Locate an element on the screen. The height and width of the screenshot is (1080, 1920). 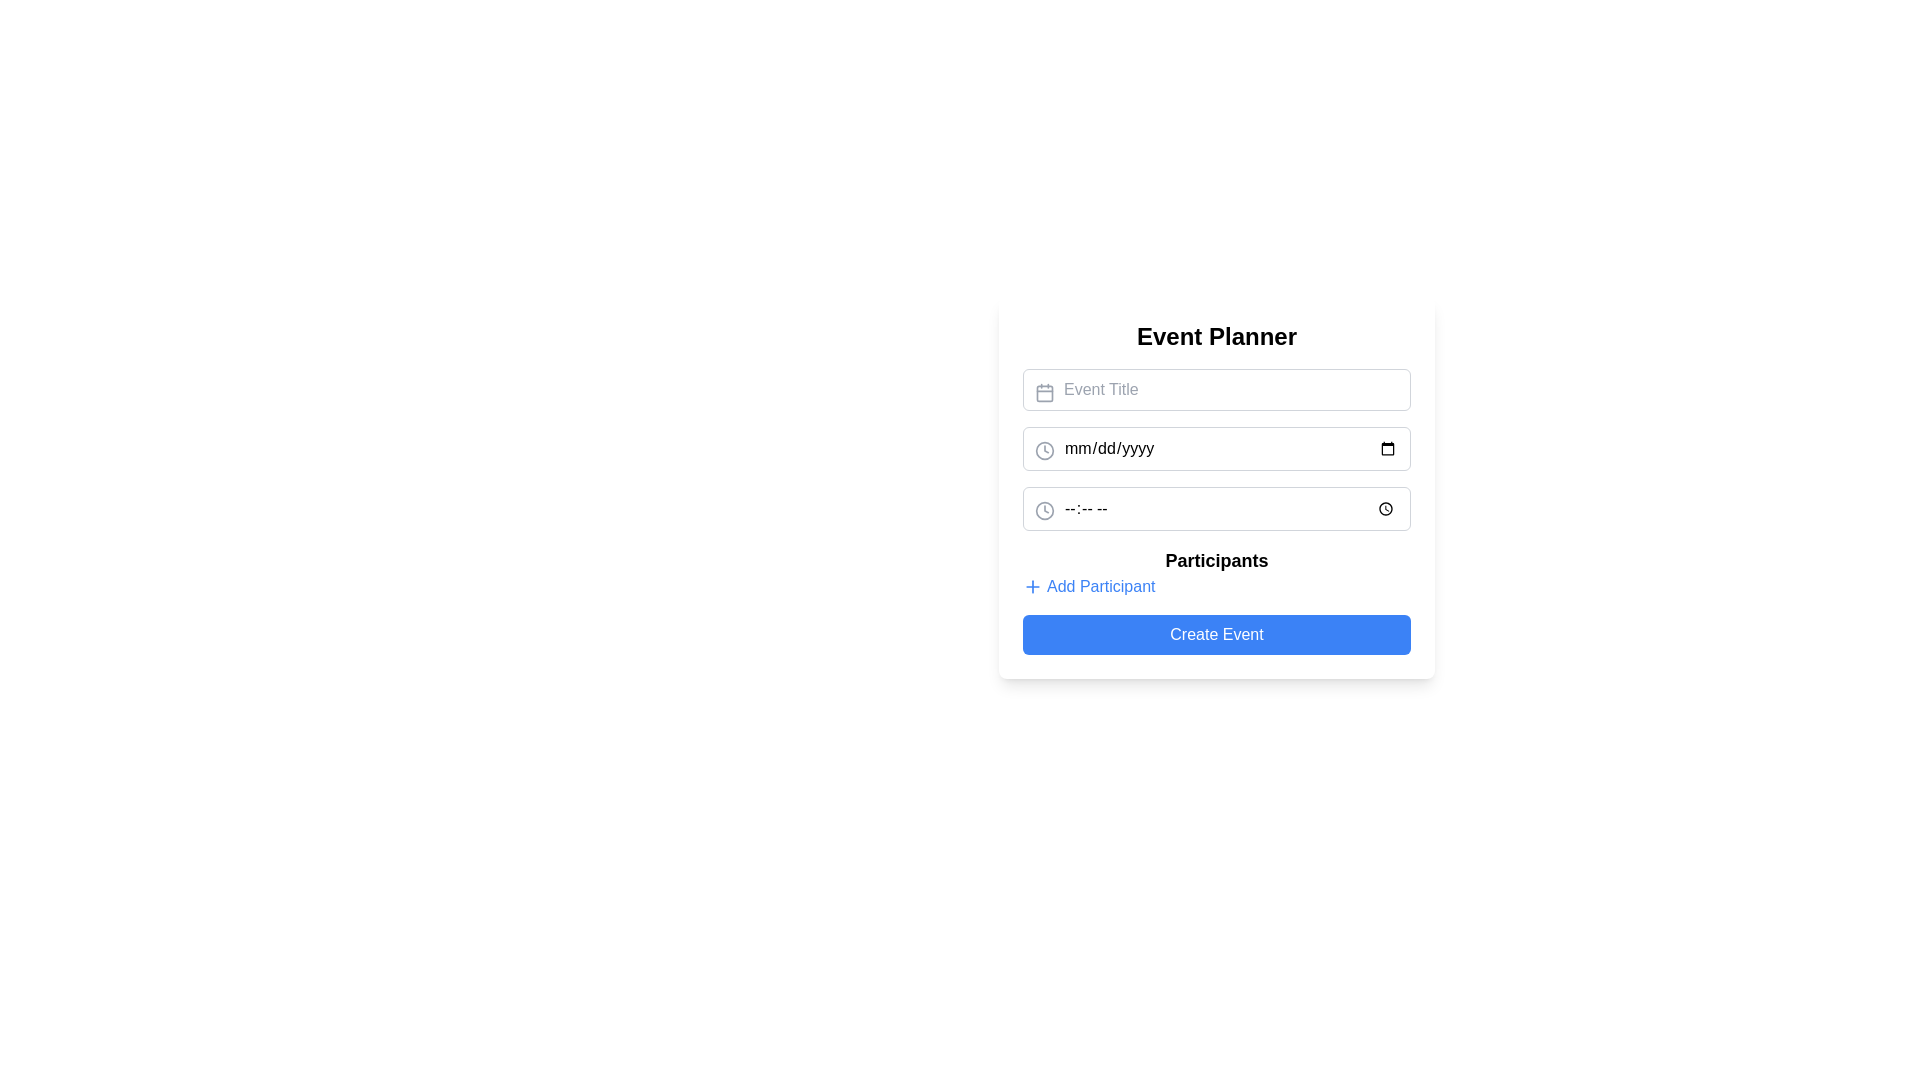
the calendar icon located at the top left corner of the 'Event Title' input field is located at coordinates (1044, 393).